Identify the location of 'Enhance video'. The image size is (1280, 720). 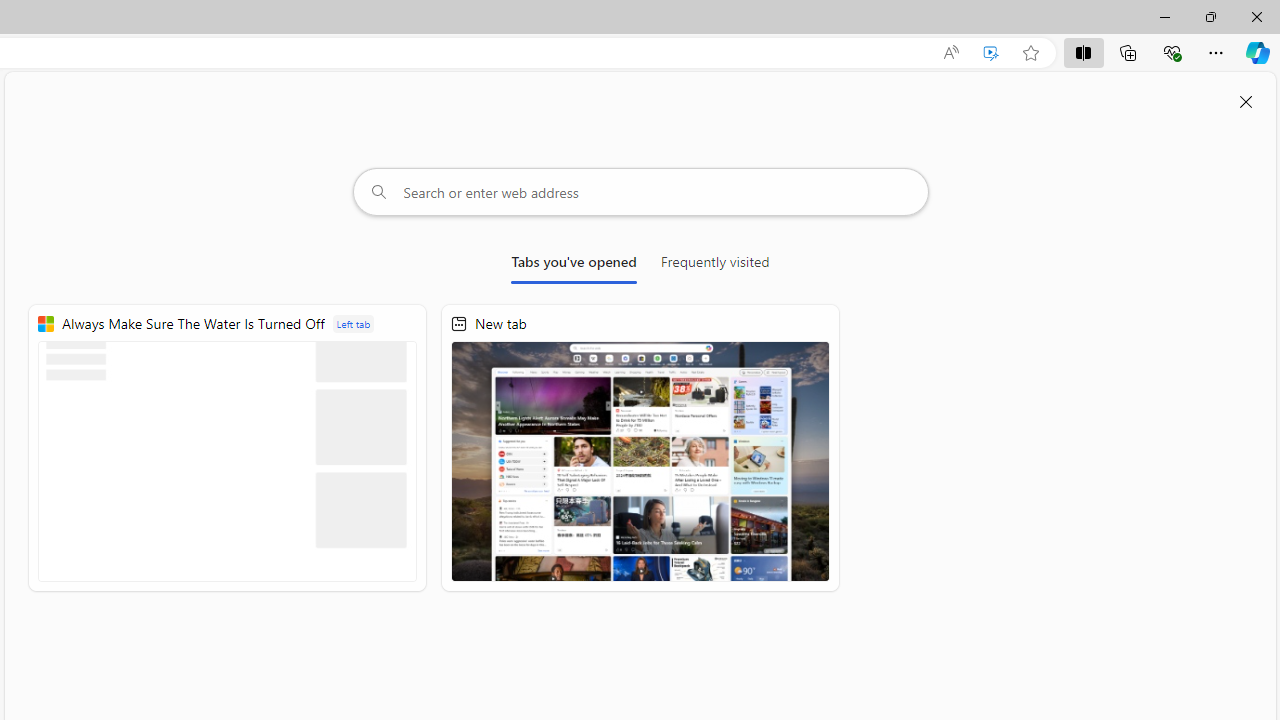
(991, 52).